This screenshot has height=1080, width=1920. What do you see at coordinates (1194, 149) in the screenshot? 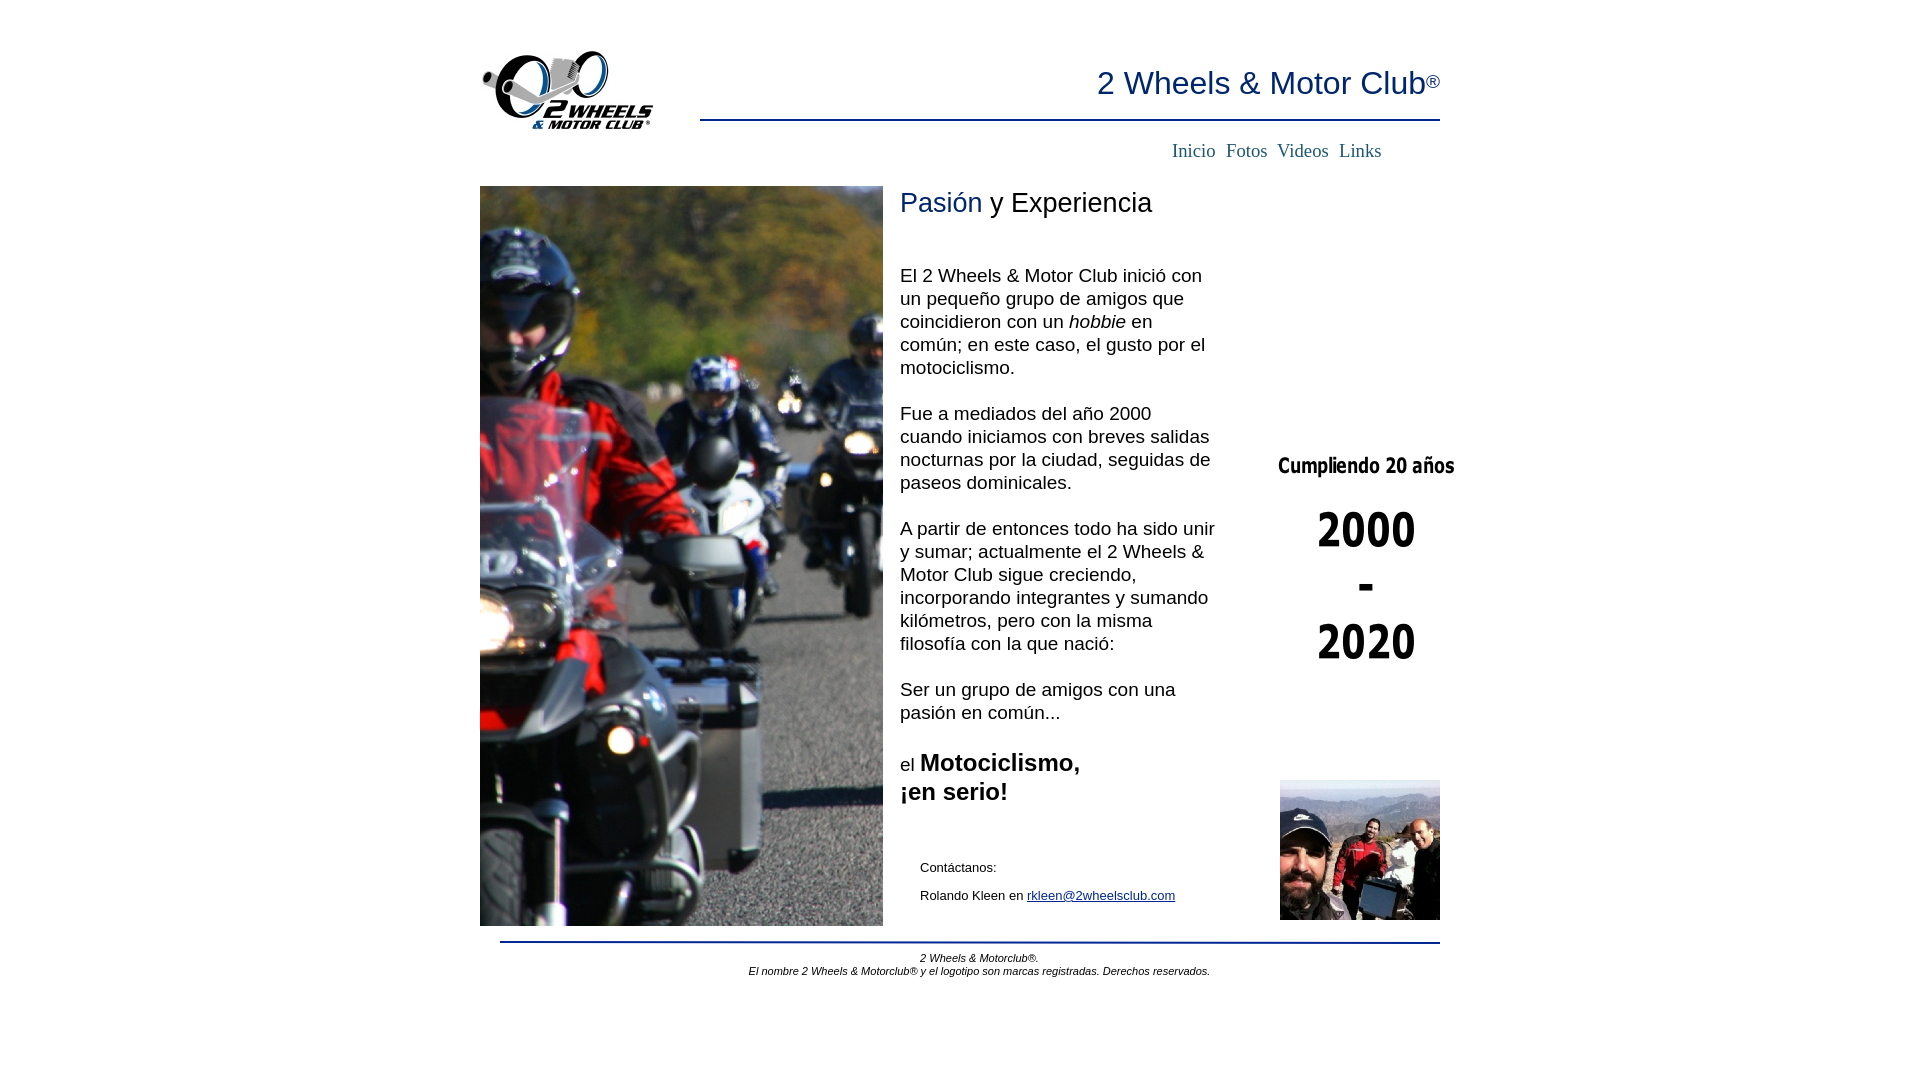
I see `'Inicio'` at bounding box center [1194, 149].